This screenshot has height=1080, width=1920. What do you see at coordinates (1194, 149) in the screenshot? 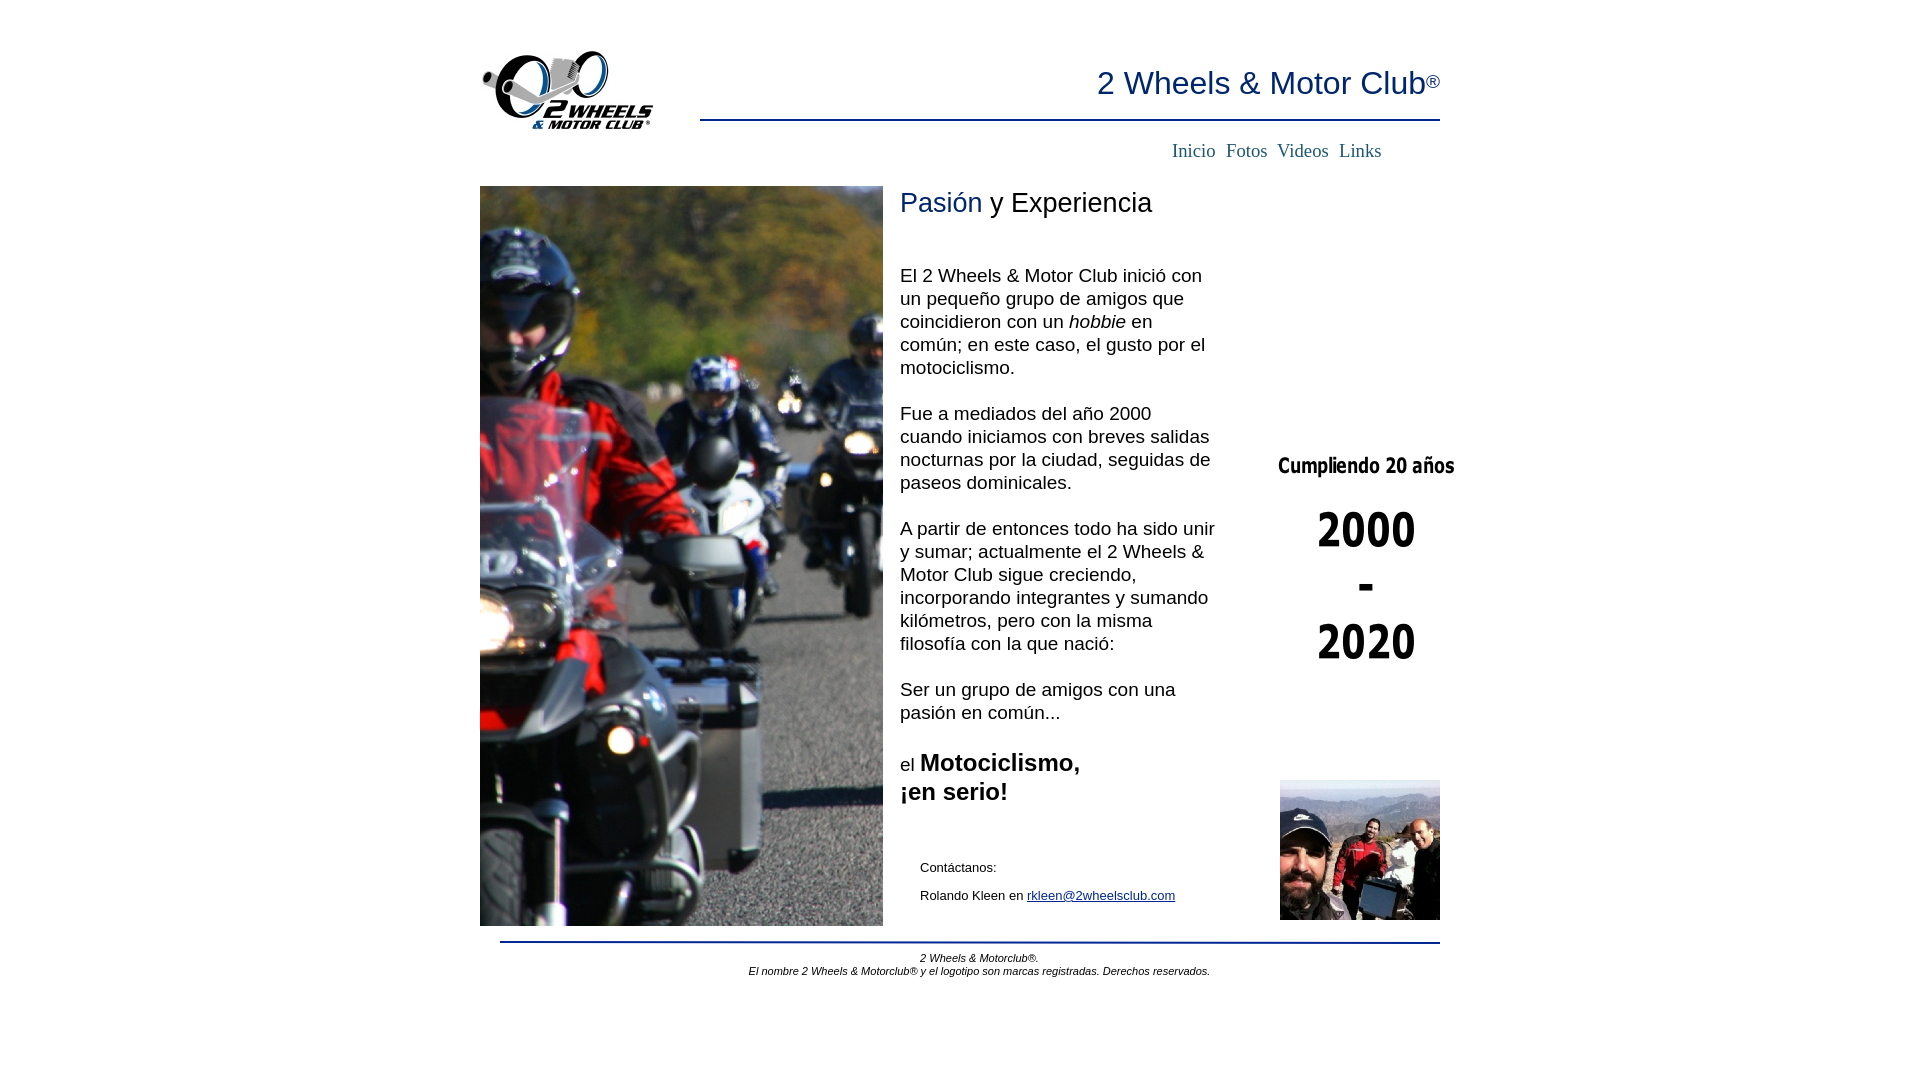
I see `'Inicio'` at bounding box center [1194, 149].